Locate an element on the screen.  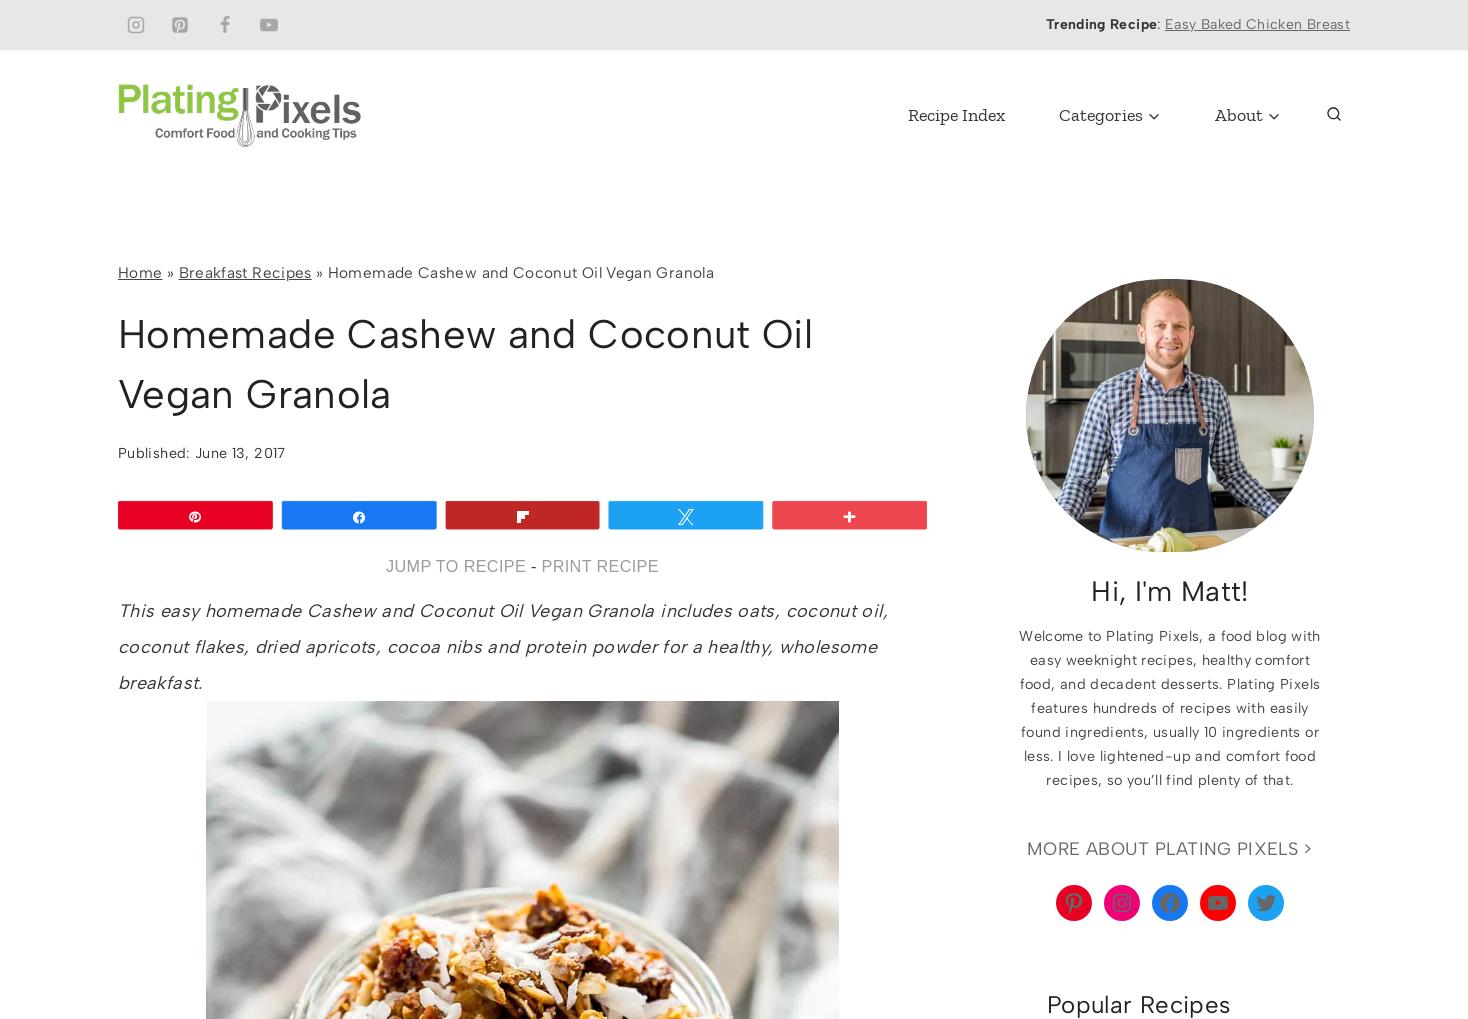
'Welcome to Plating Pixels, a food blog with easy weeknight recipes, healthy comfort food, and decadent desserts. Plating Pixels features hundreds of recipes with easily found ingredients, usually 10 ingredients or less. I love lightened-up and comfort food recipes, so you’ll find plenty of that.' is located at coordinates (1169, 706).